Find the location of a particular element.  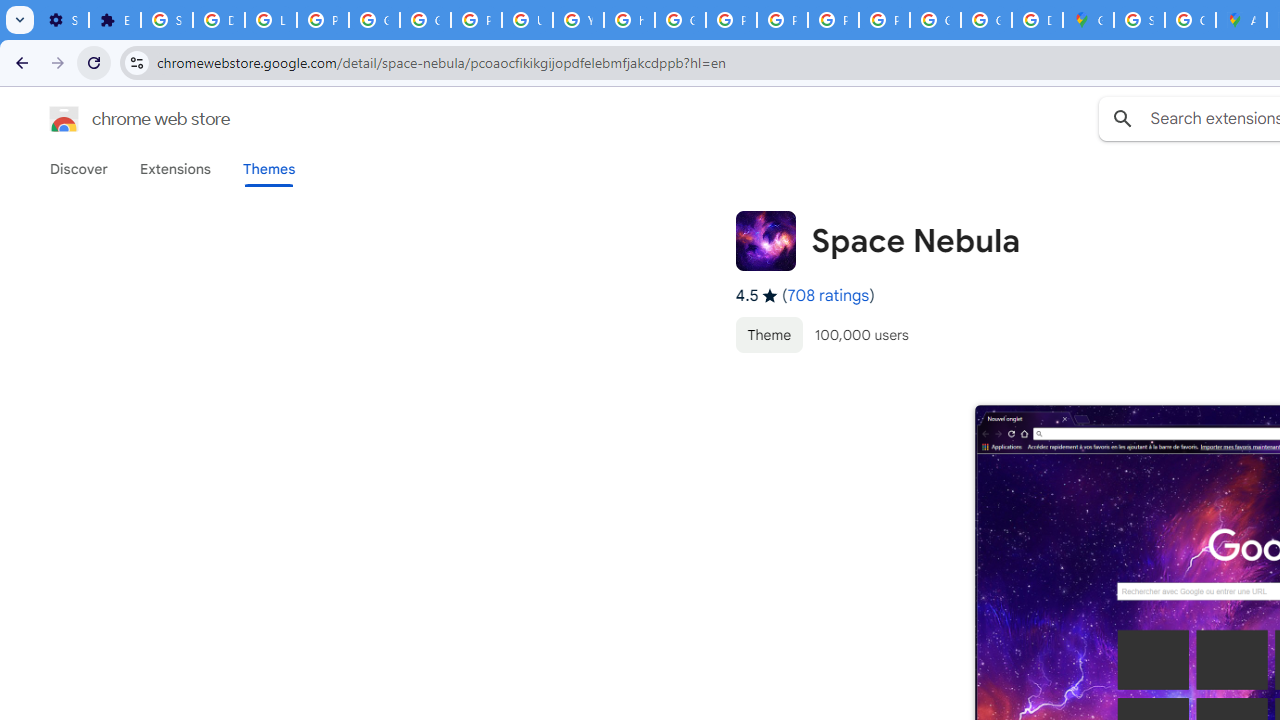

'708 ratings' is located at coordinates (828, 295).